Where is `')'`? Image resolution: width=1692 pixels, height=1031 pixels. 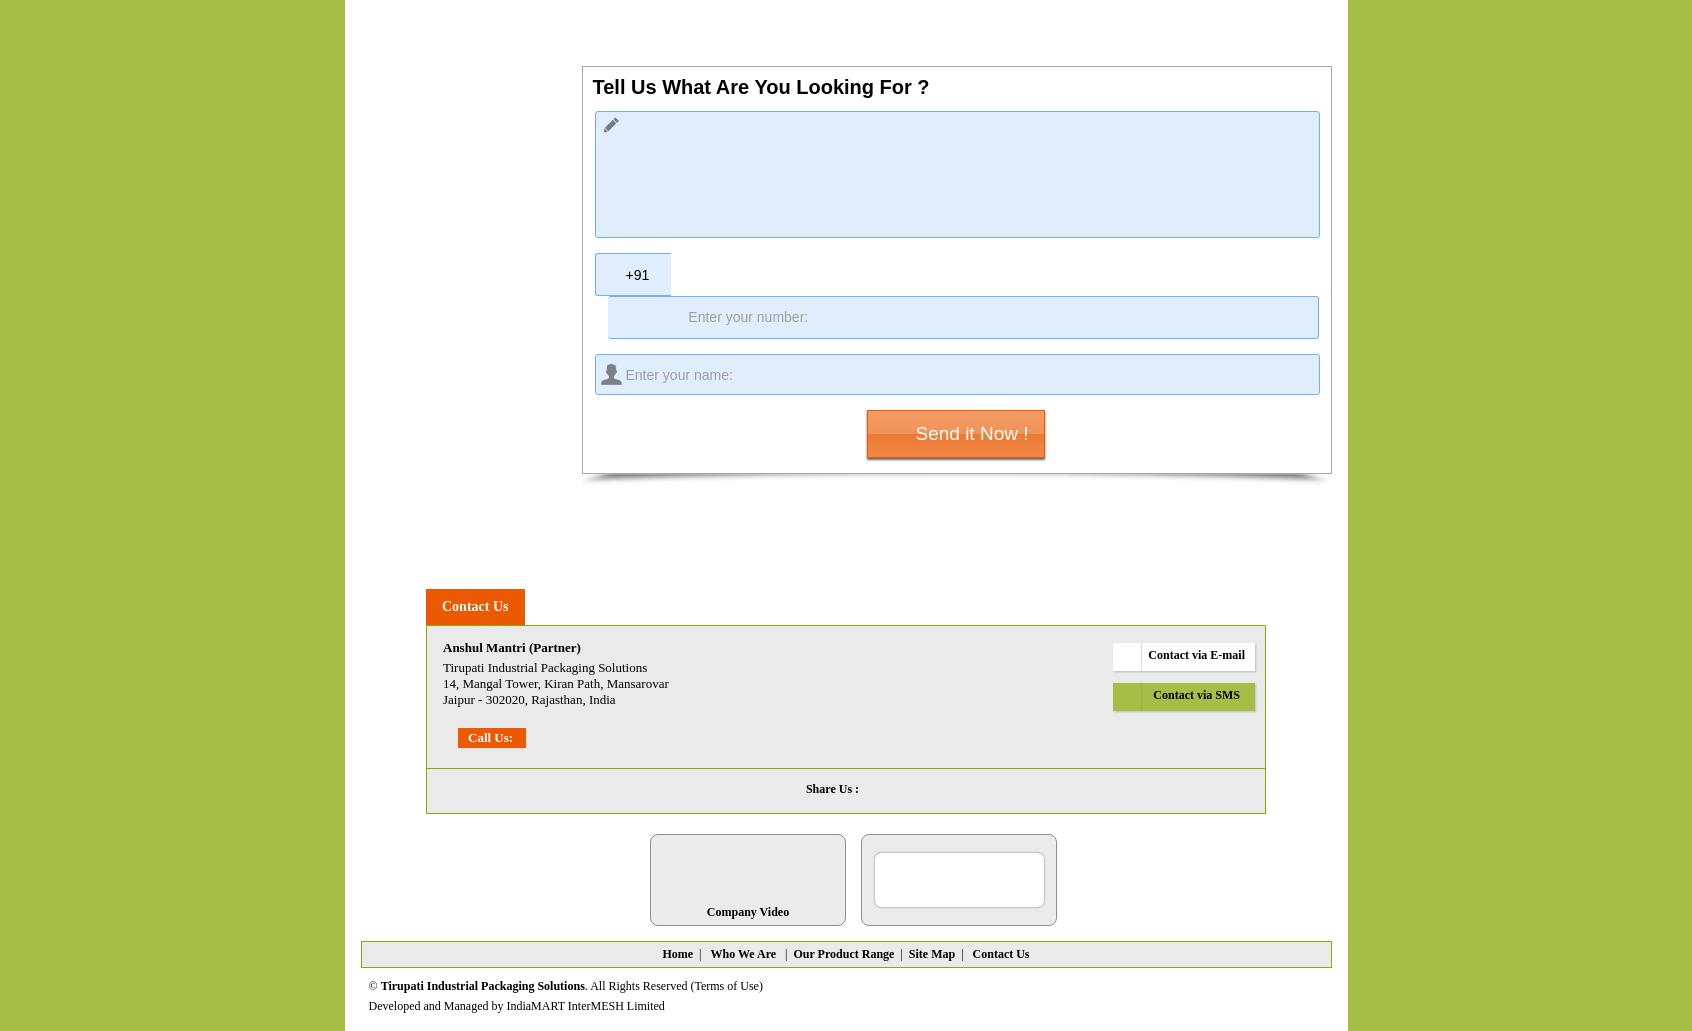
')' is located at coordinates (759, 985).